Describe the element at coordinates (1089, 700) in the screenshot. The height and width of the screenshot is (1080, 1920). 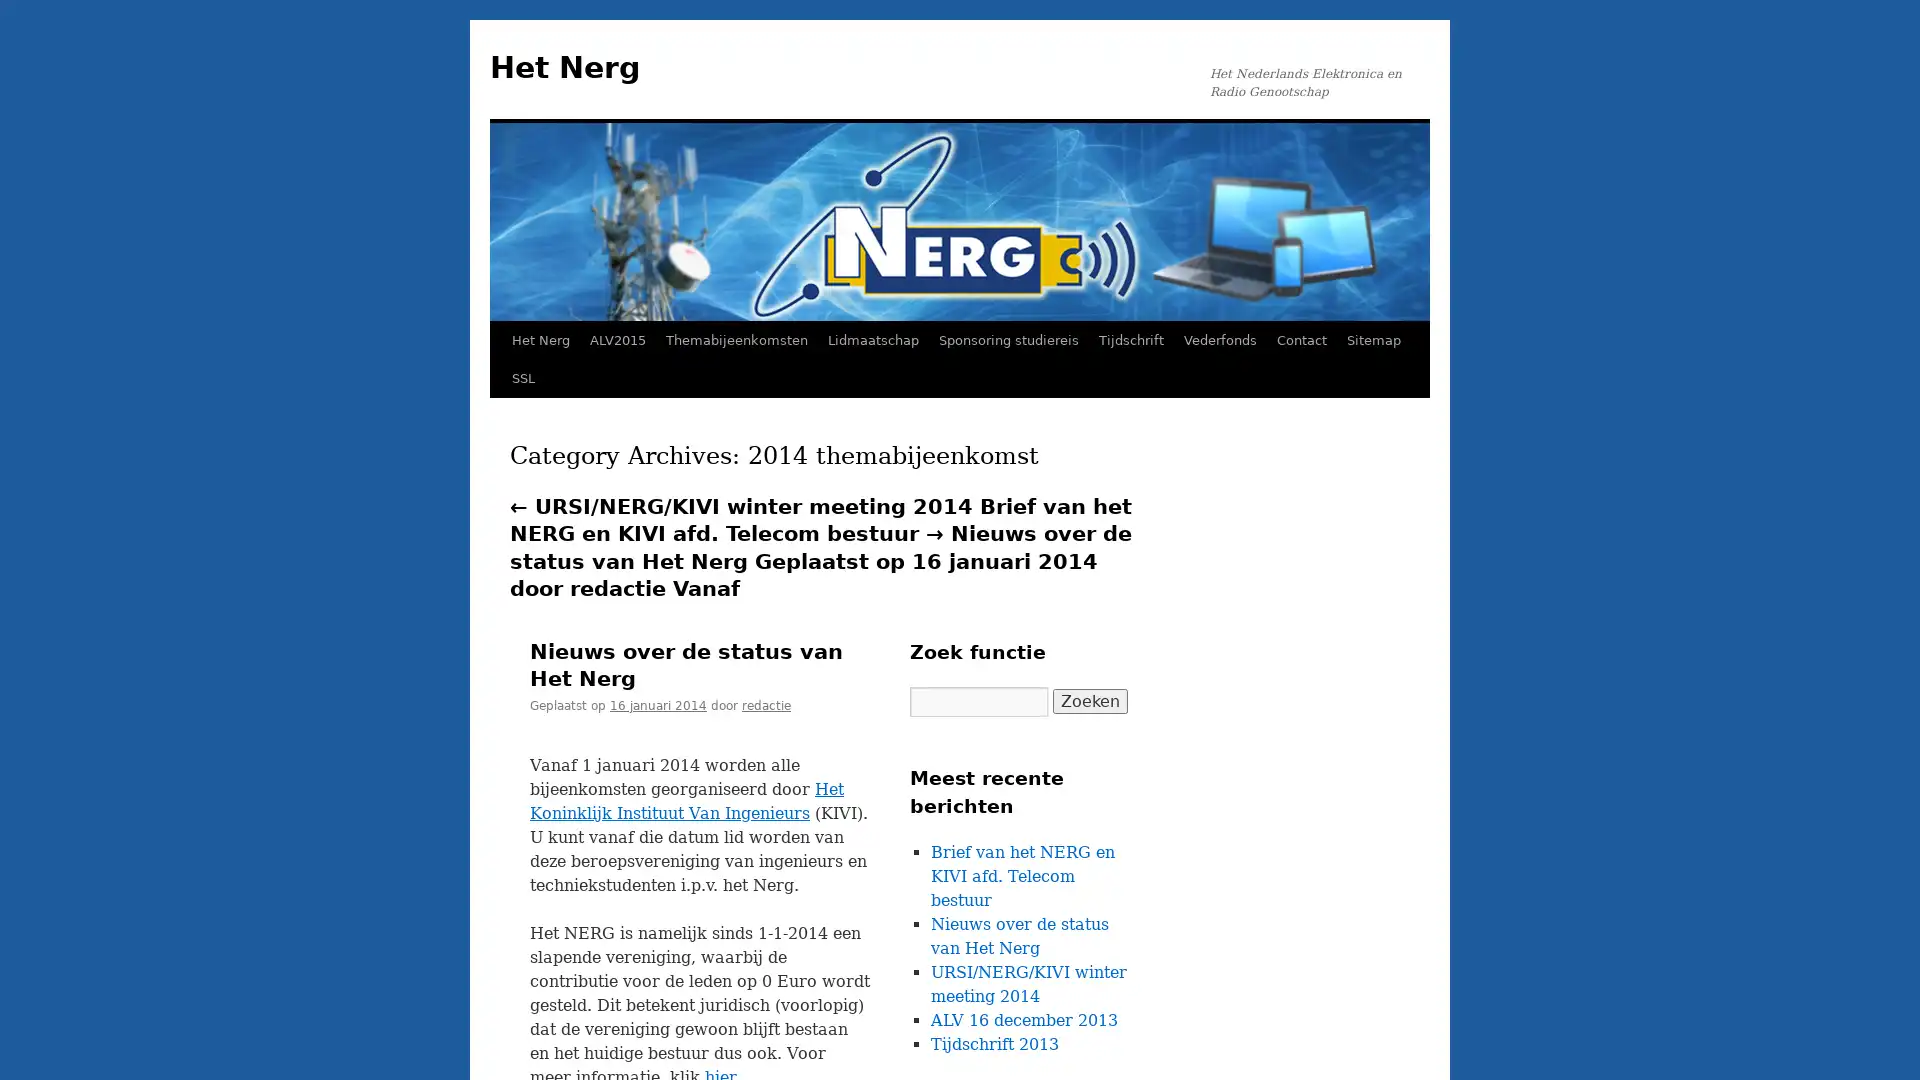
I see `Zoeken` at that location.